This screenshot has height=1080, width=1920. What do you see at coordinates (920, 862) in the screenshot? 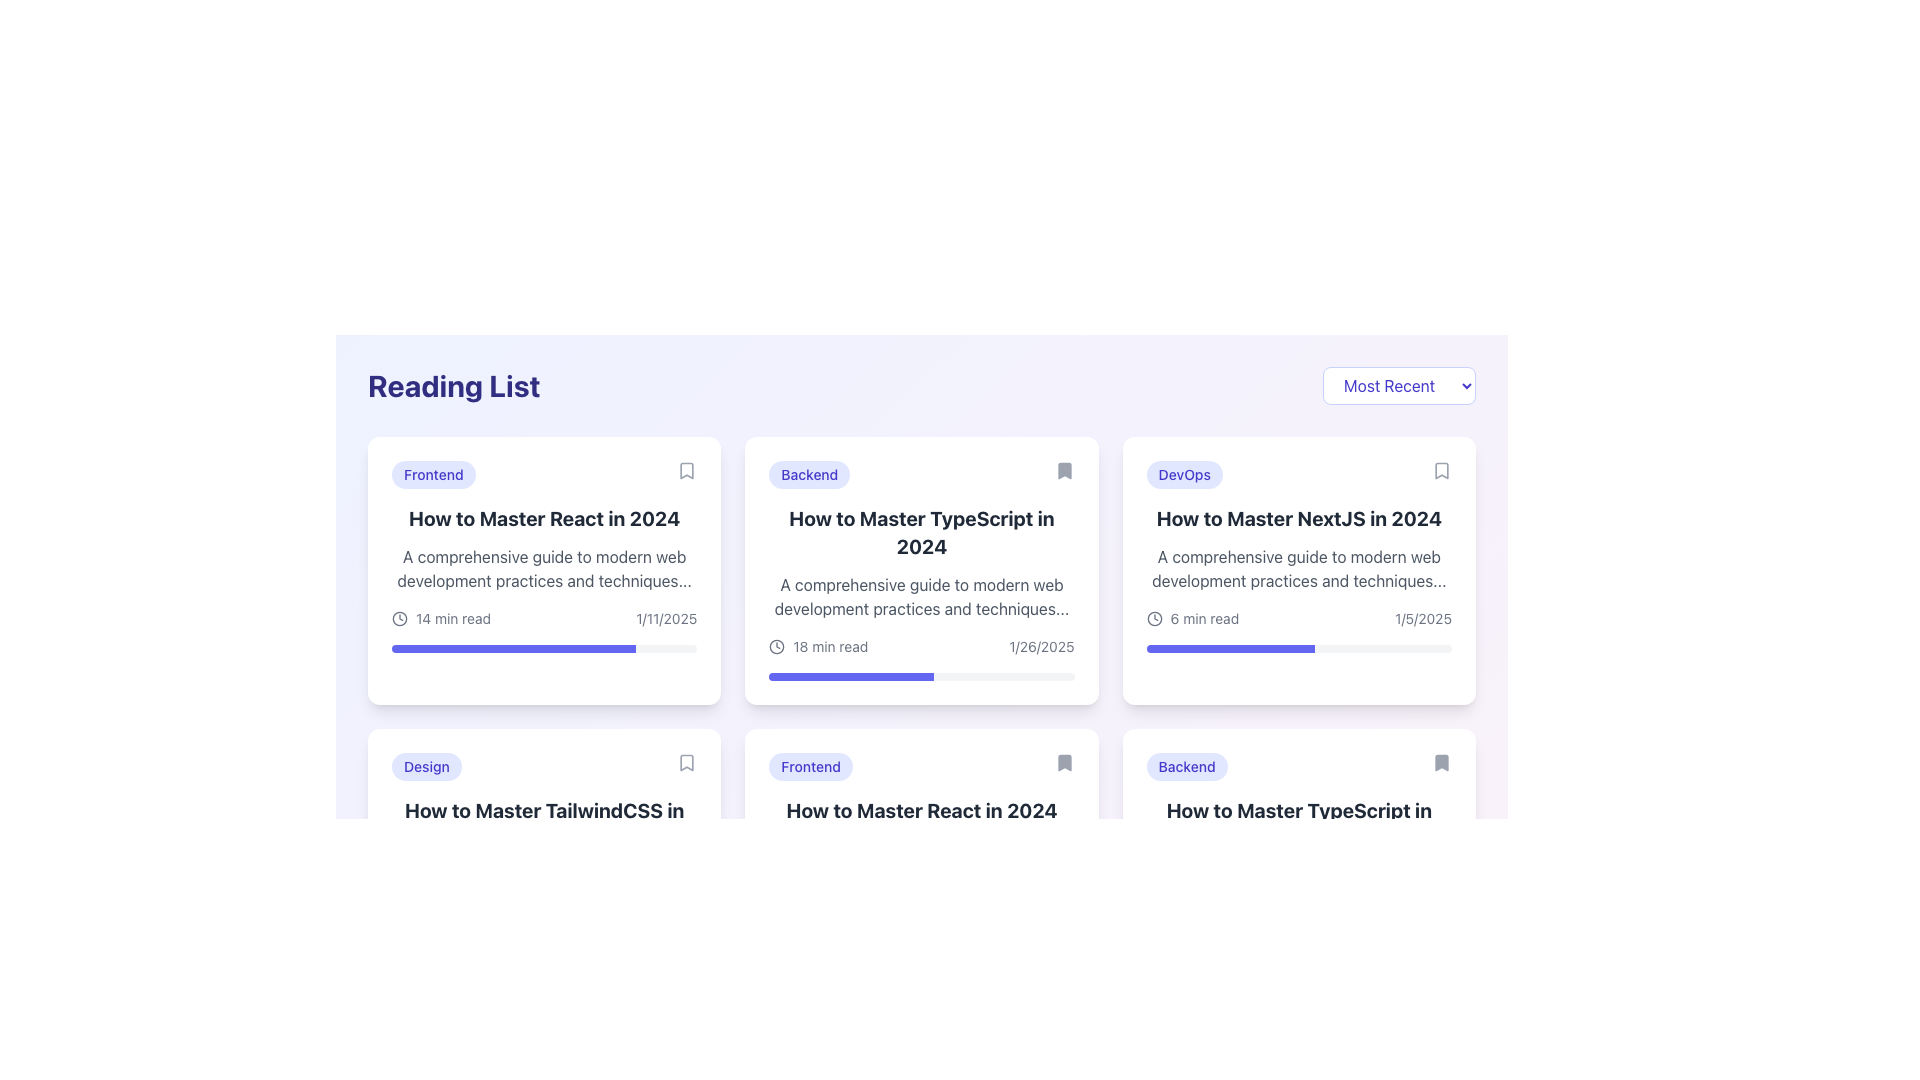
I see `the card titled 'How to Master React in 2024' located in the bottom row, middle column of the grid` at bounding box center [920, 862].